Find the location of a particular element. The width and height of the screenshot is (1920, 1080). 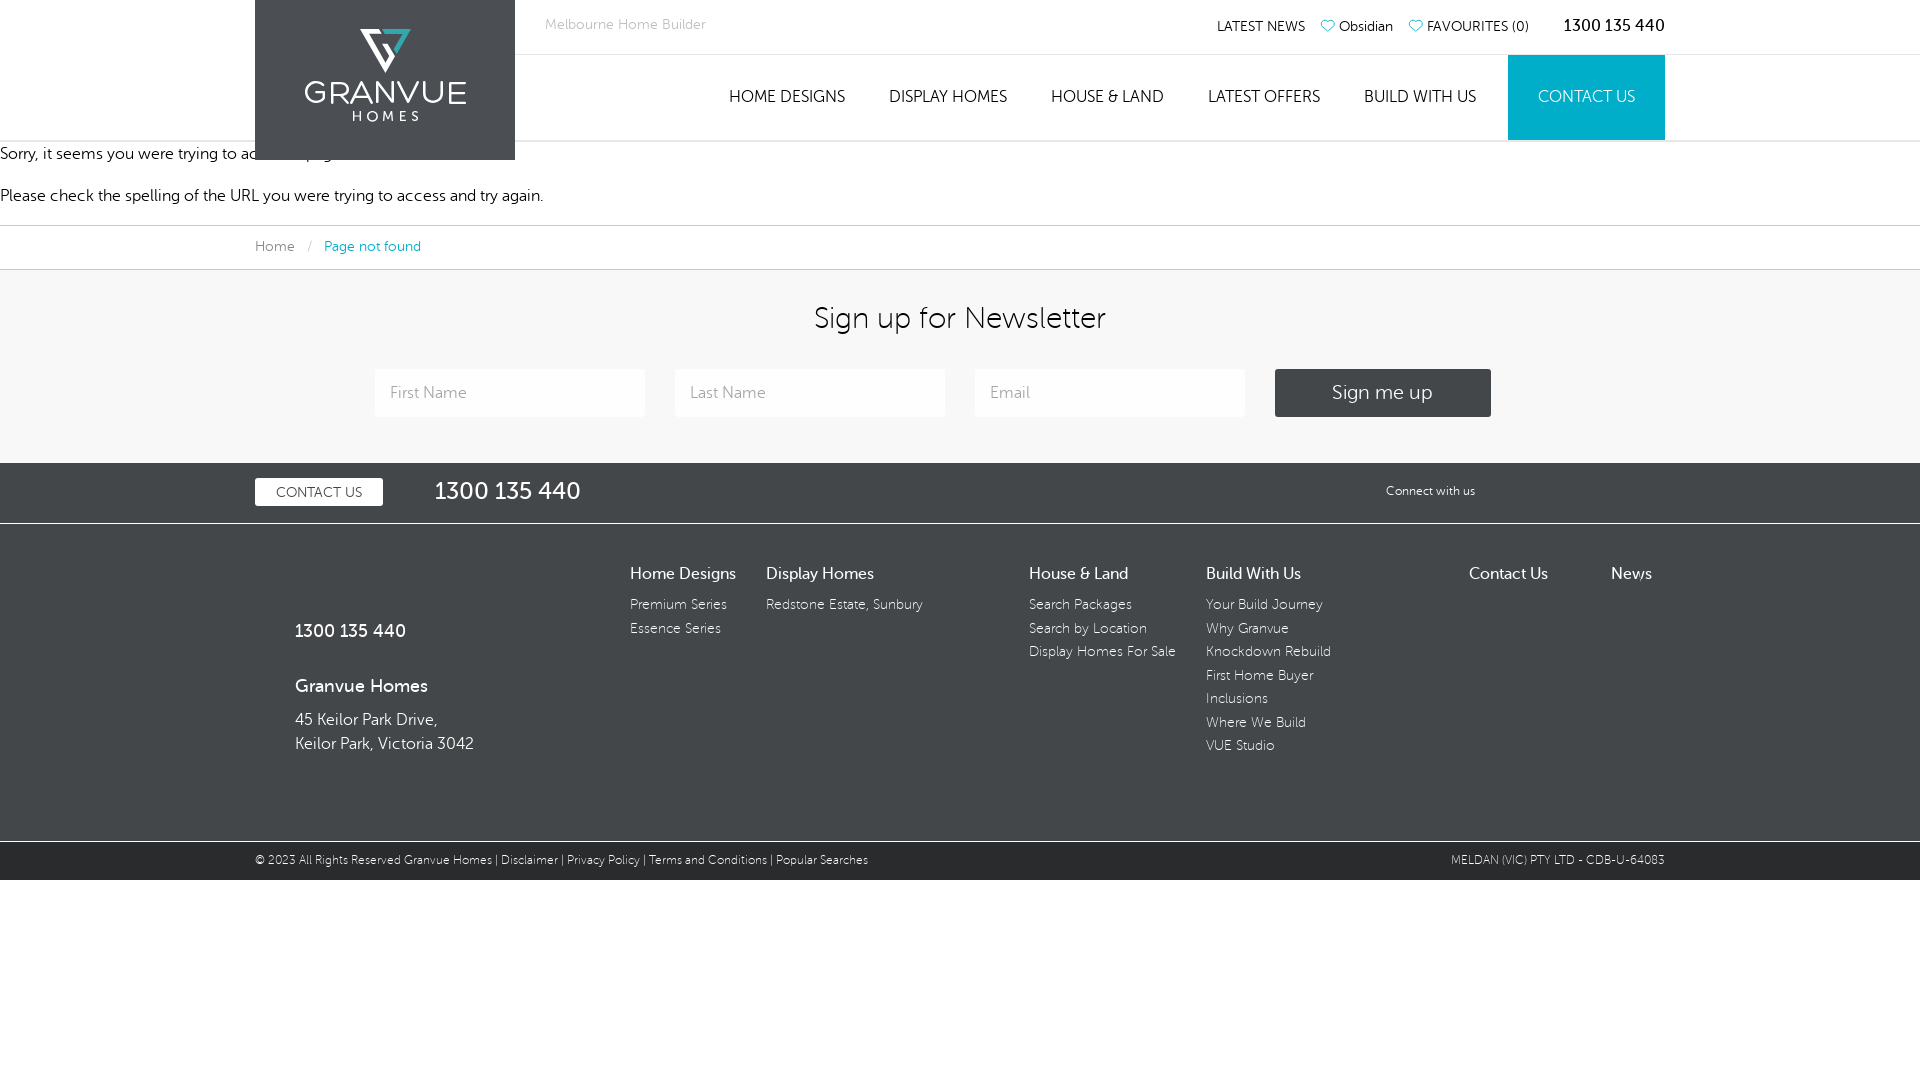

'Where We Build' is located at coordinates (1255, 722).